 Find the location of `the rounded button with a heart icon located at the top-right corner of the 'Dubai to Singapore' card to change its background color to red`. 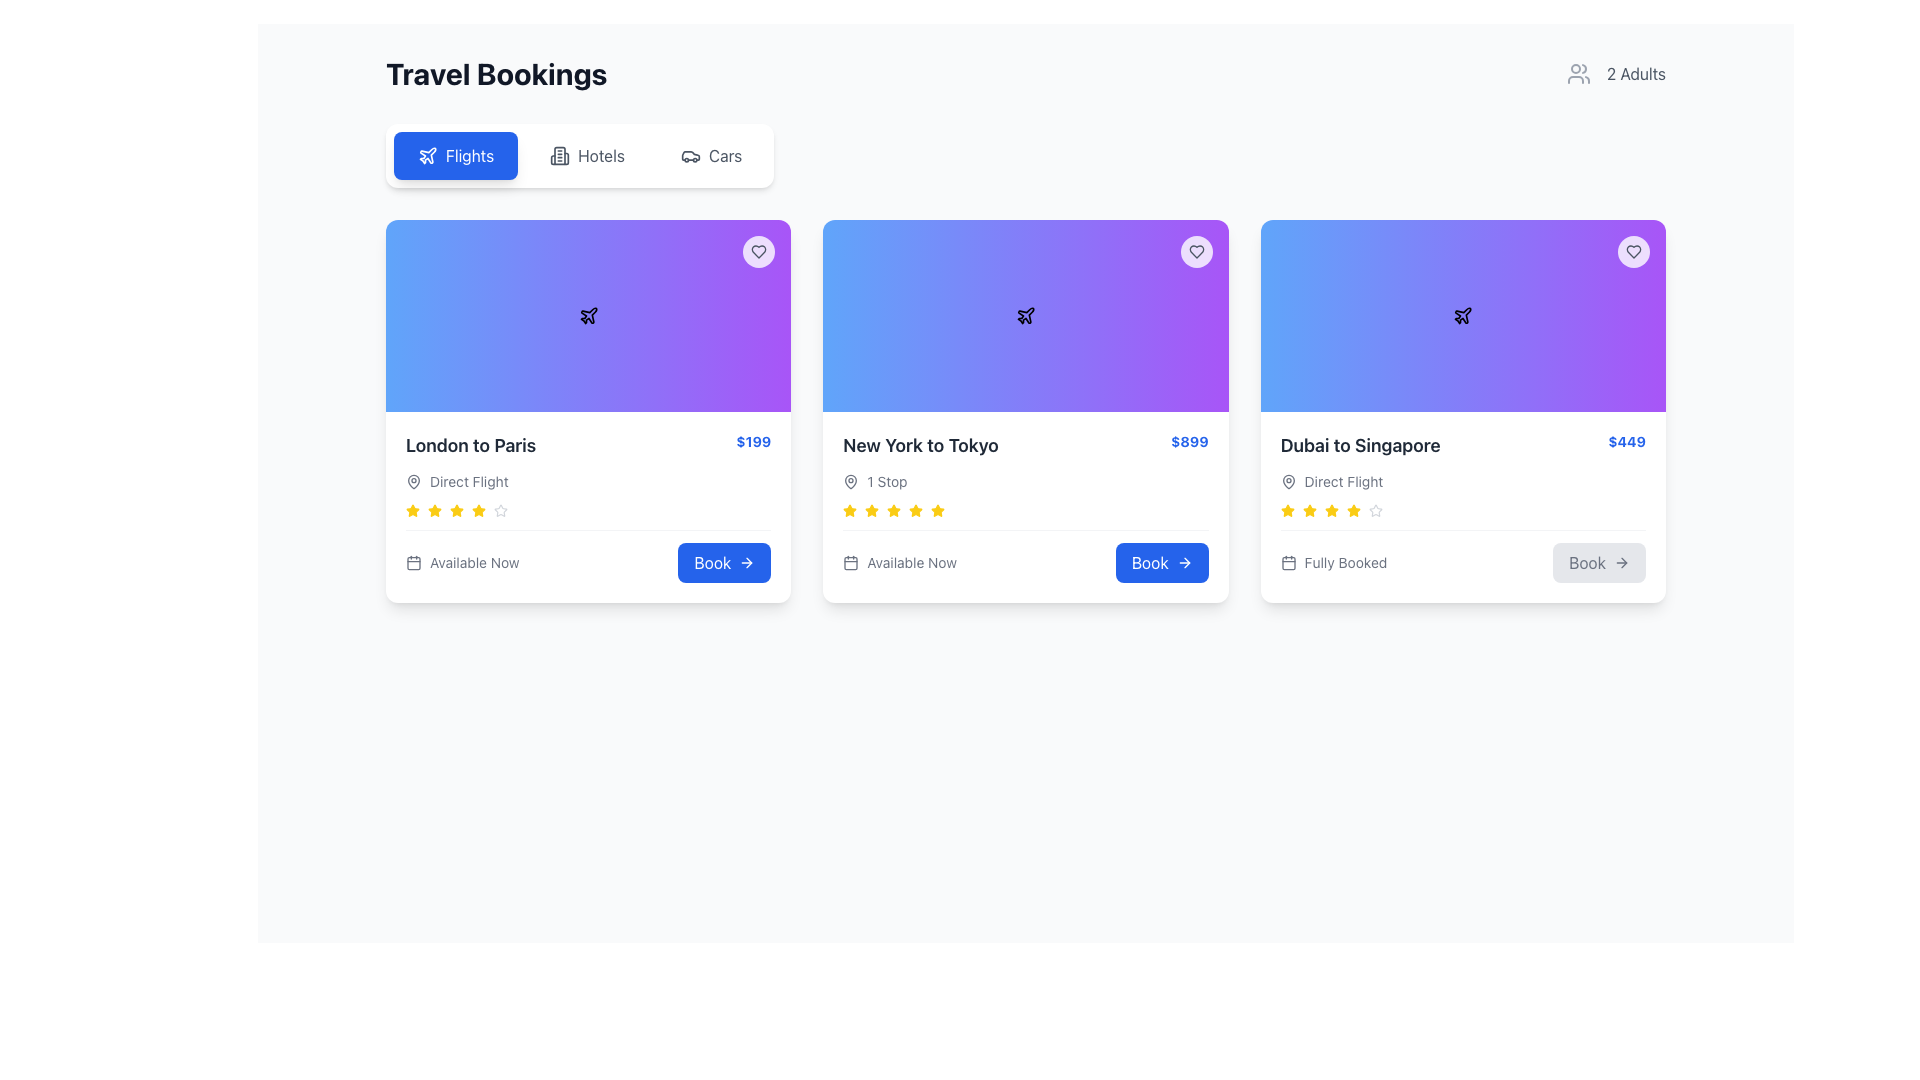

the rounded button with a heart icon located at the top-right corner of the 'Dubai to Singapore' card to change its background color to red is located at coordinates (1633, 250).